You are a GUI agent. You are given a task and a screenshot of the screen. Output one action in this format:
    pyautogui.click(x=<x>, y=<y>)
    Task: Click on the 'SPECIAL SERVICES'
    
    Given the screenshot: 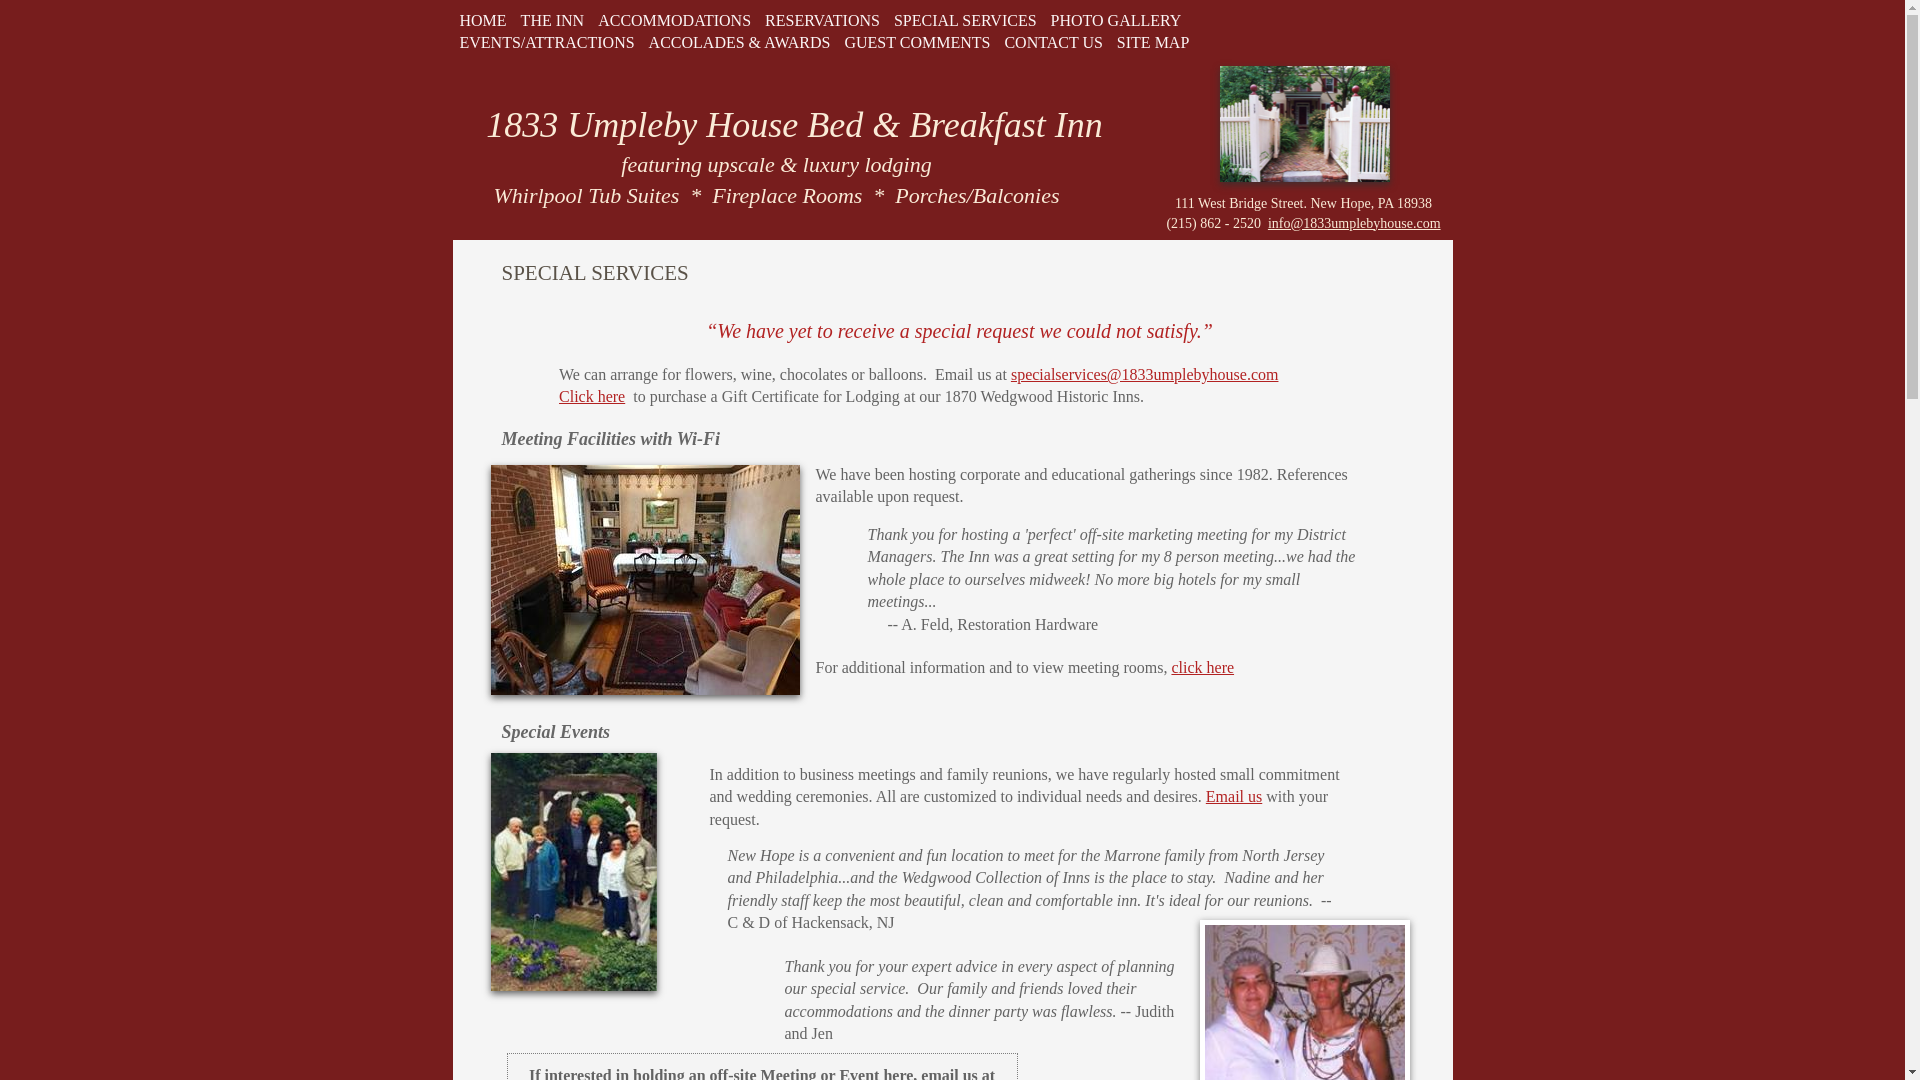 What is the action you would take?
    pyautogui.click(x=965, y=20)
    